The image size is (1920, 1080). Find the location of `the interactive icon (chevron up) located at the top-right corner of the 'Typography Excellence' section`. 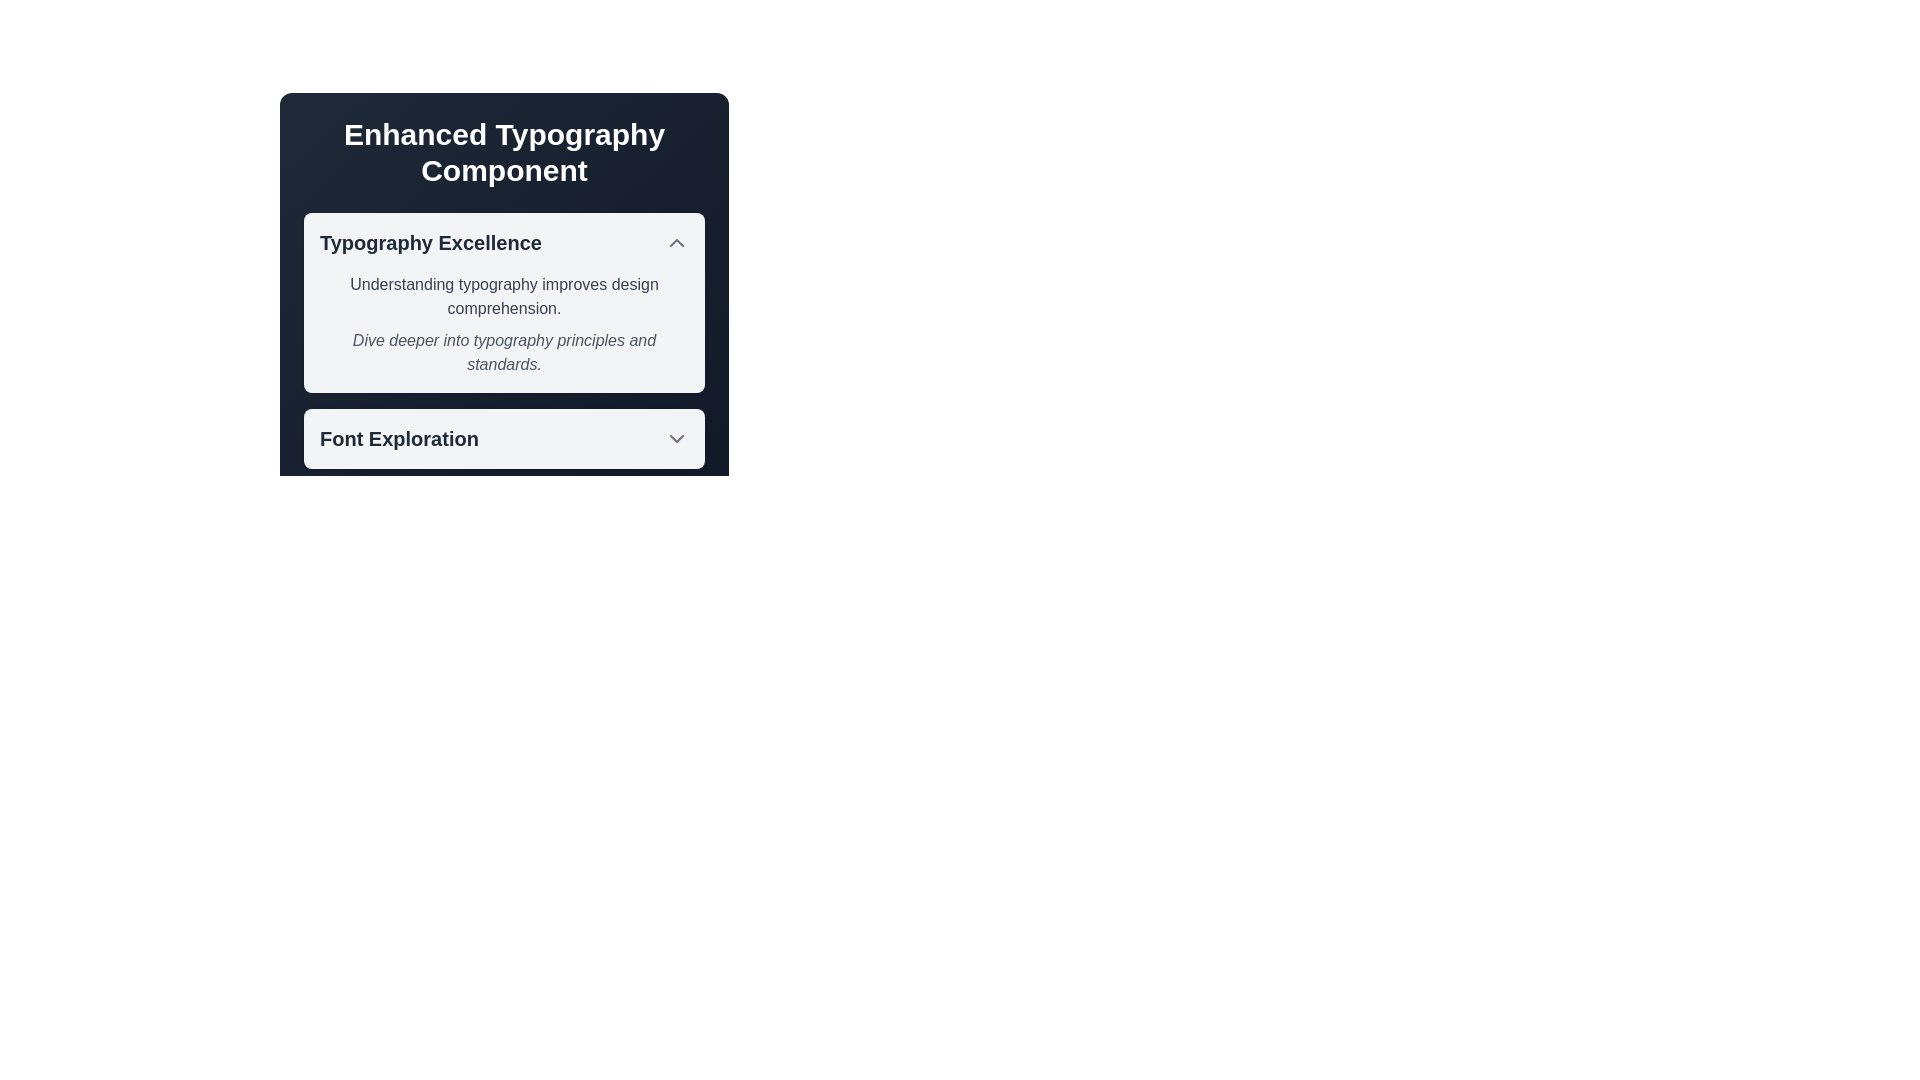

the interactive icon (chevron up) located at the top-right corner of the 'Typography Excellence' section is located at coordinates (676, 242).